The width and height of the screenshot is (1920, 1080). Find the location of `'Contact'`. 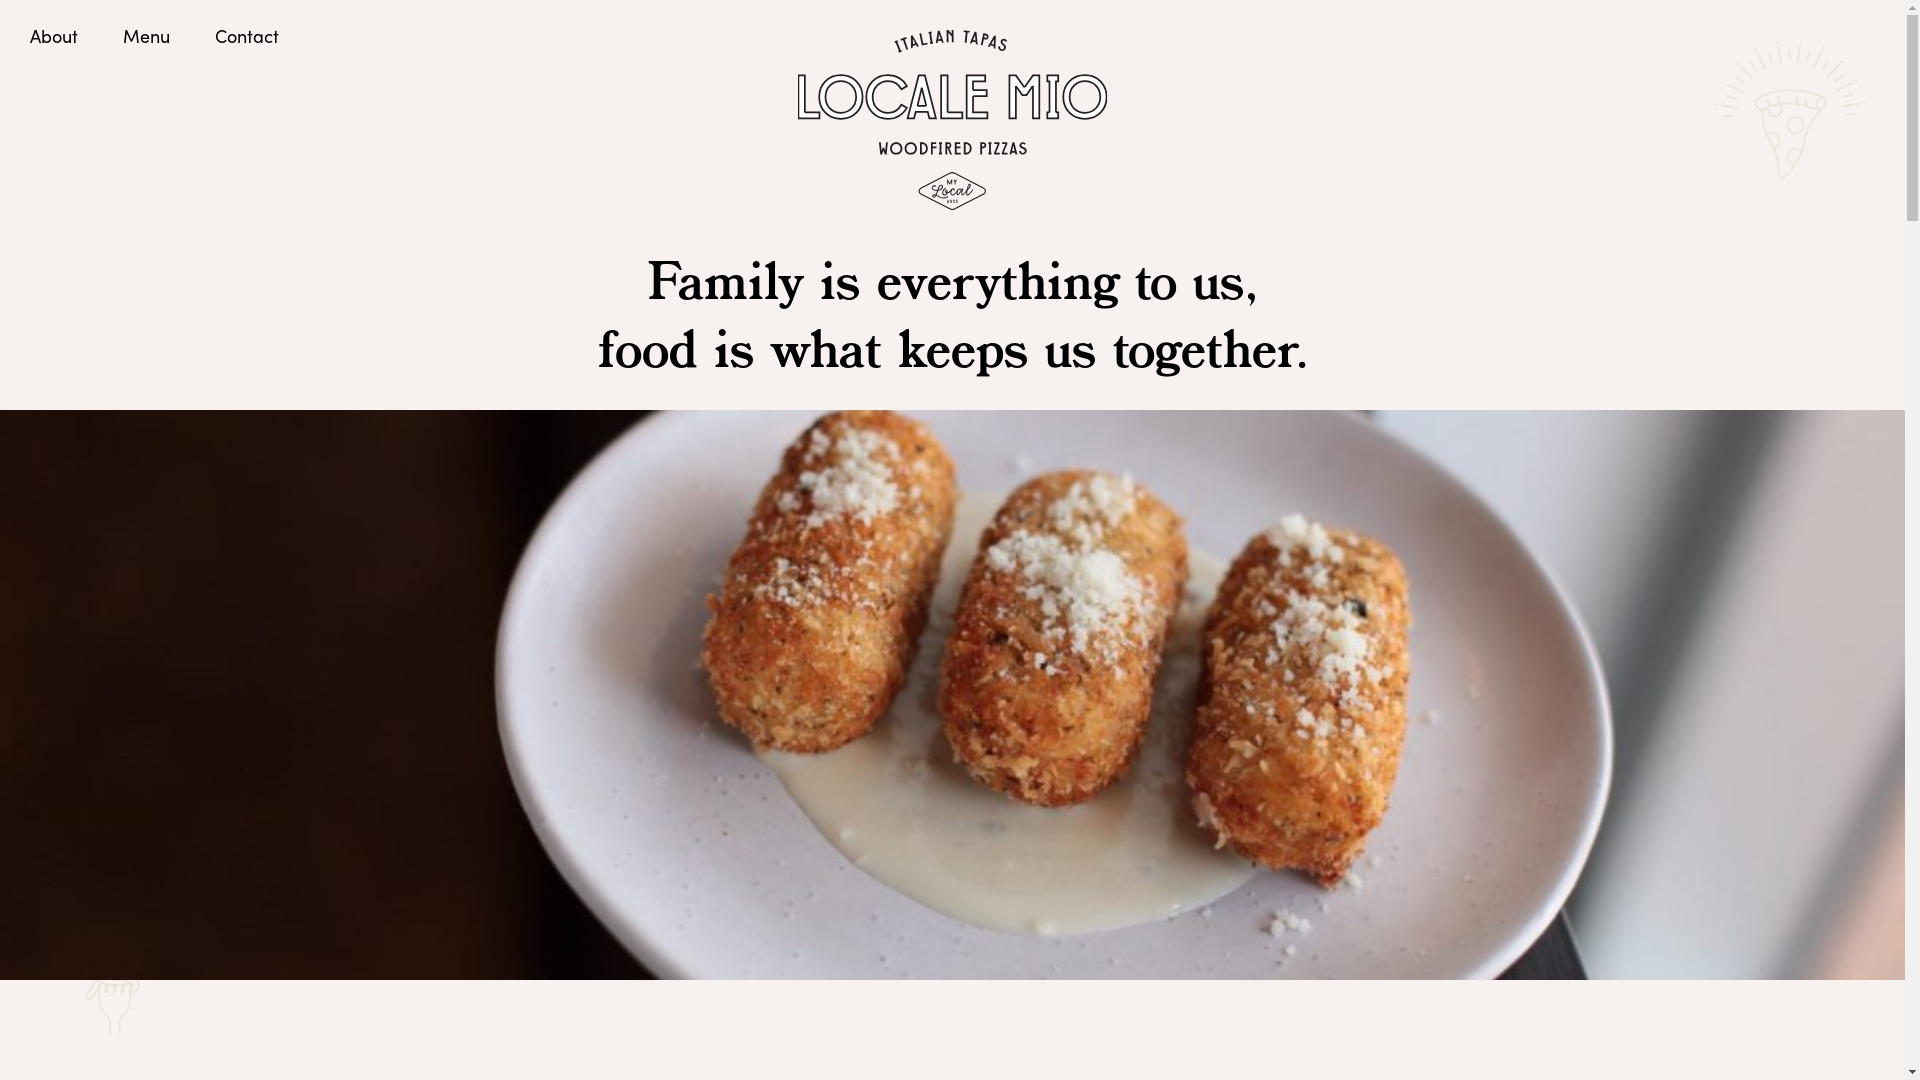

'Contact' is located at coordinates (245, 35).